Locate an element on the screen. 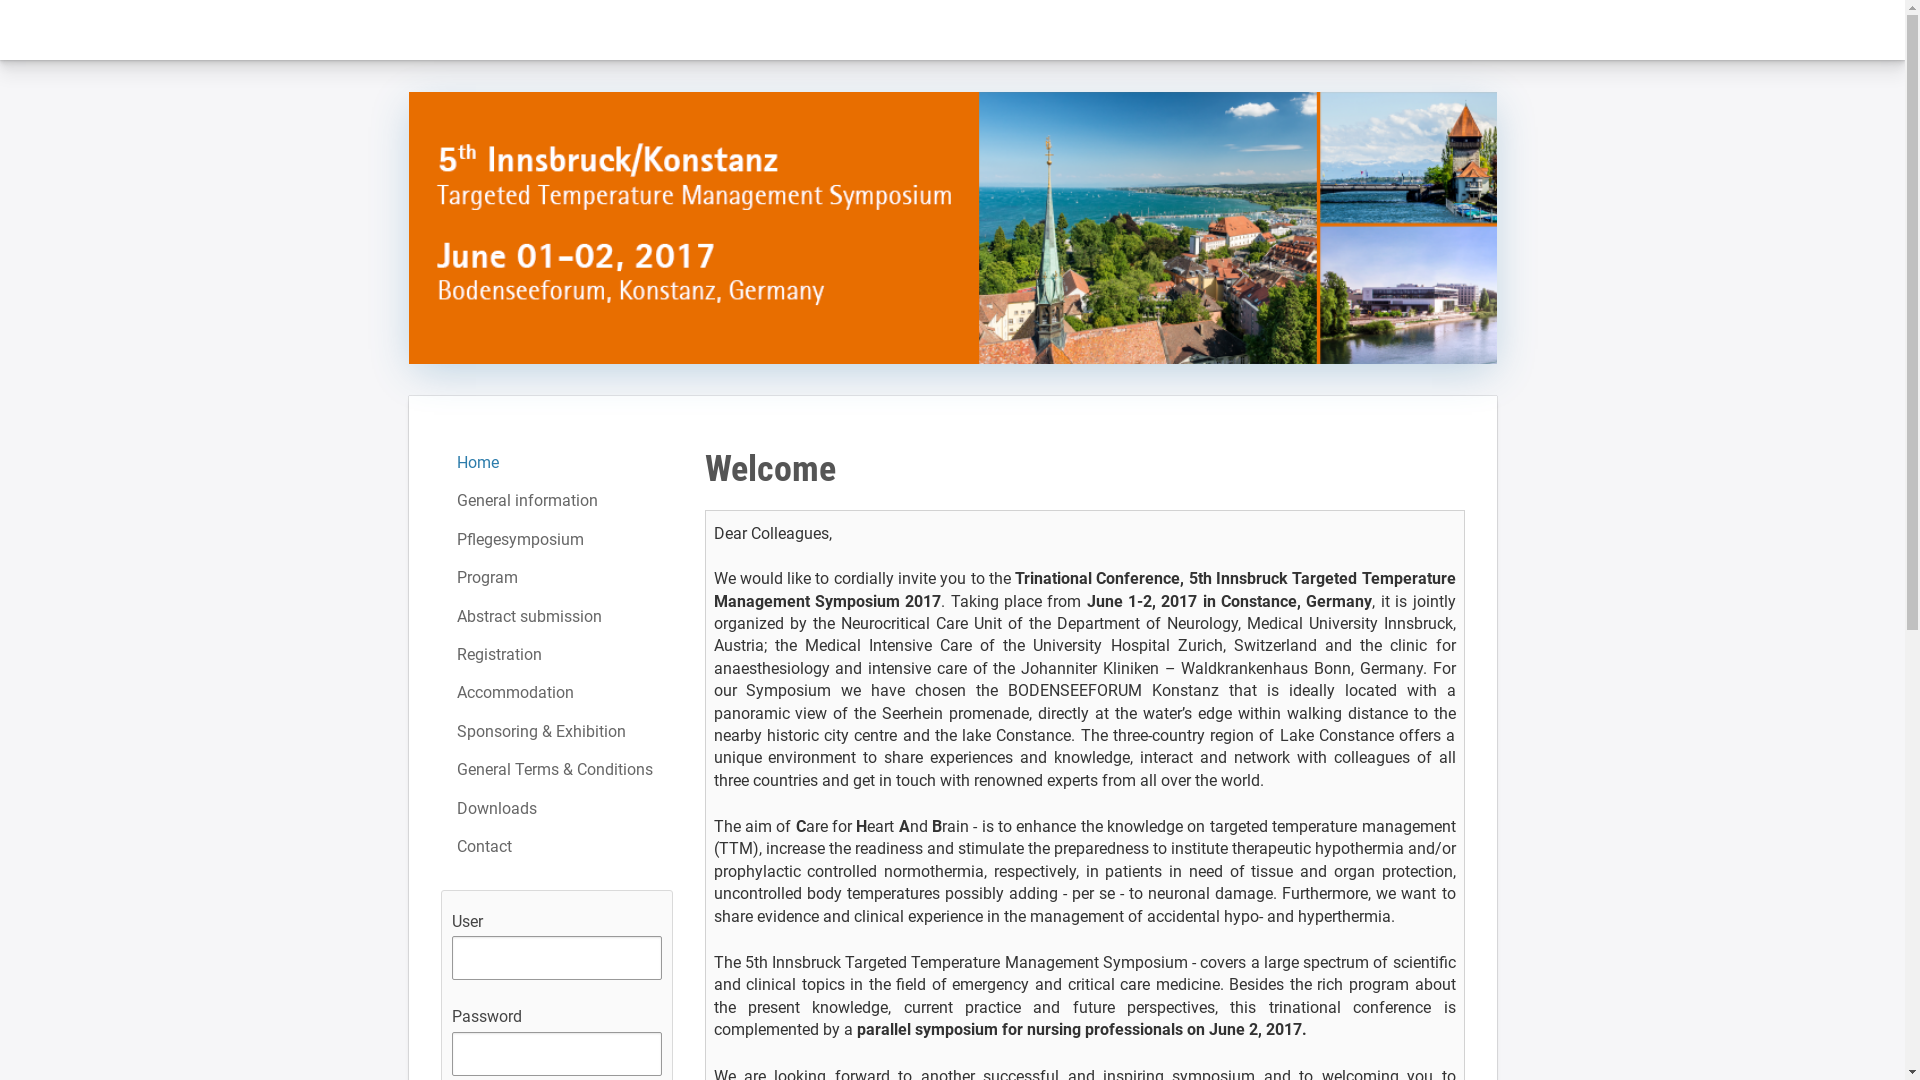 The width and height of the screenshot is (1920, 1080). 'Registration' is located at coordinates (556, 655).